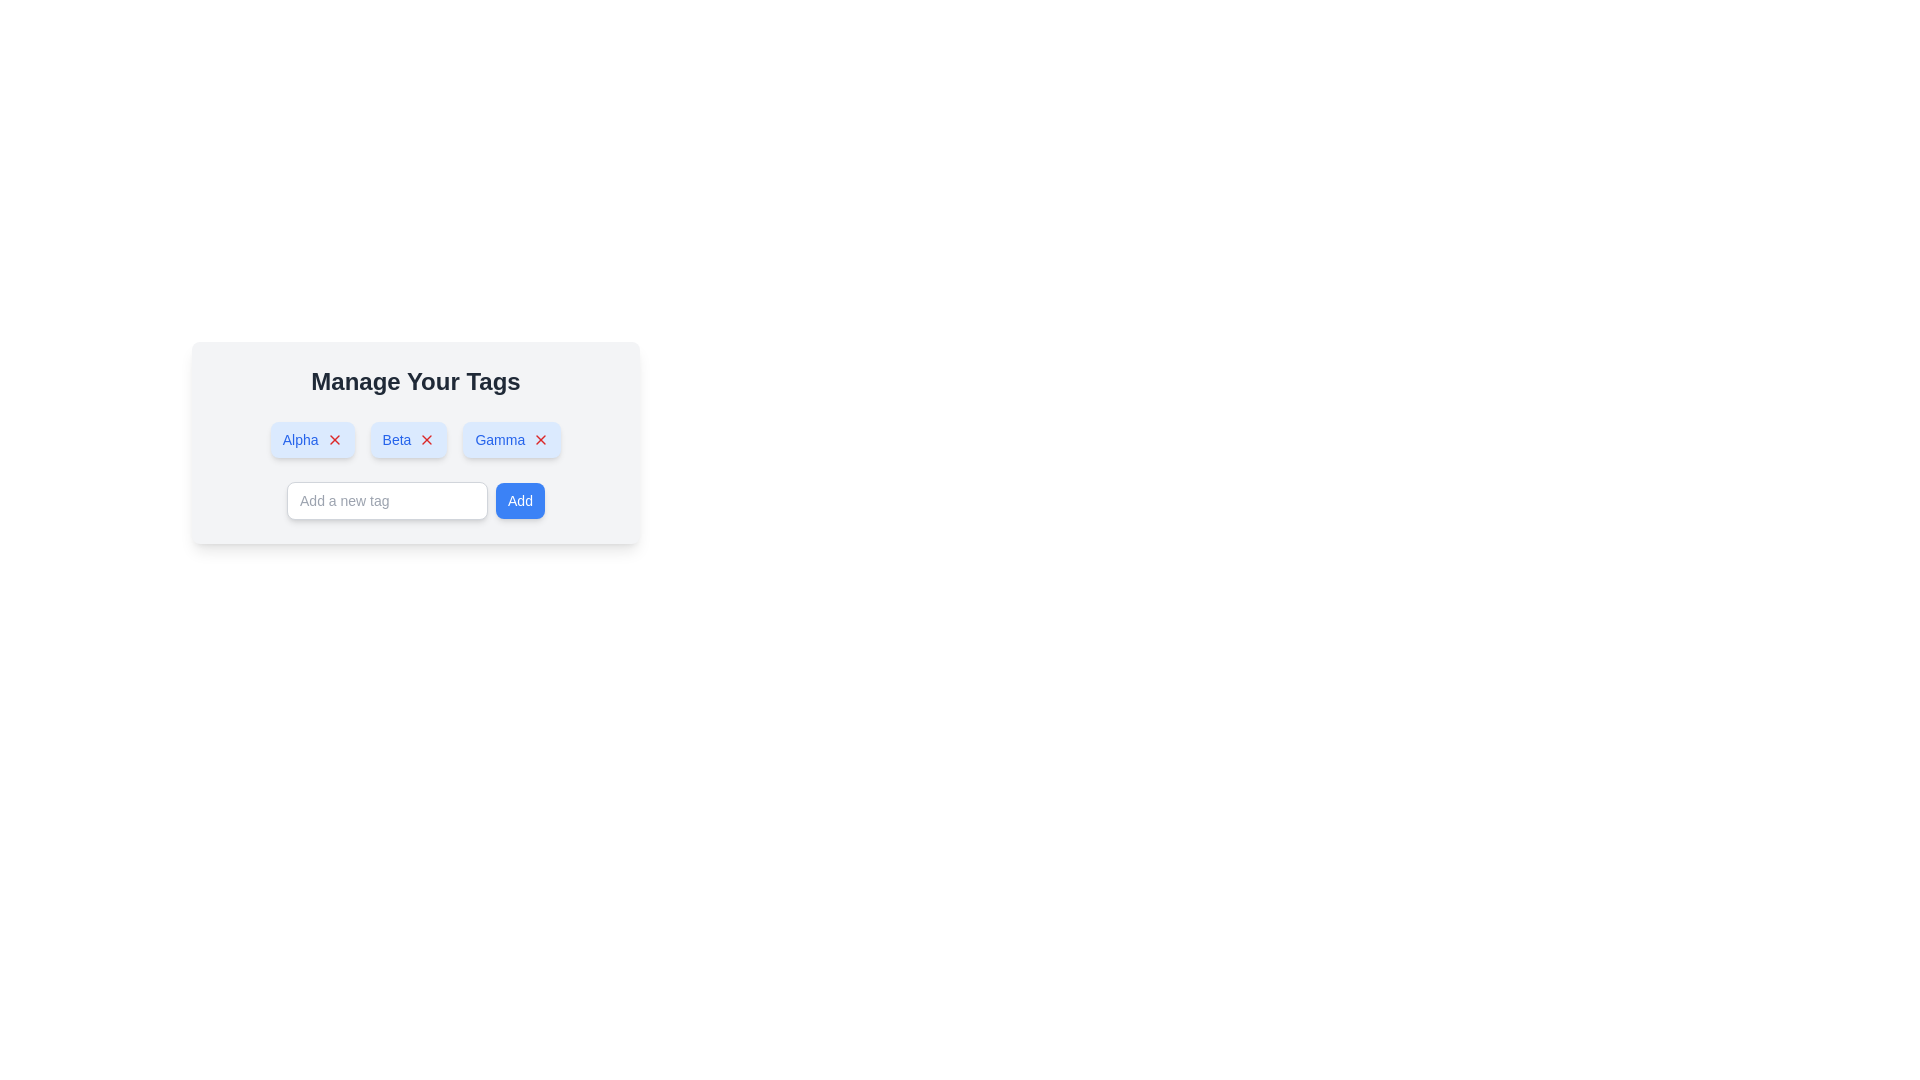  What do you see at coordinates (334, 438) in the screenshot?
I see `the 'X' icon located on the right end of the 'Alpha' button` at bounding box center [334, 438].